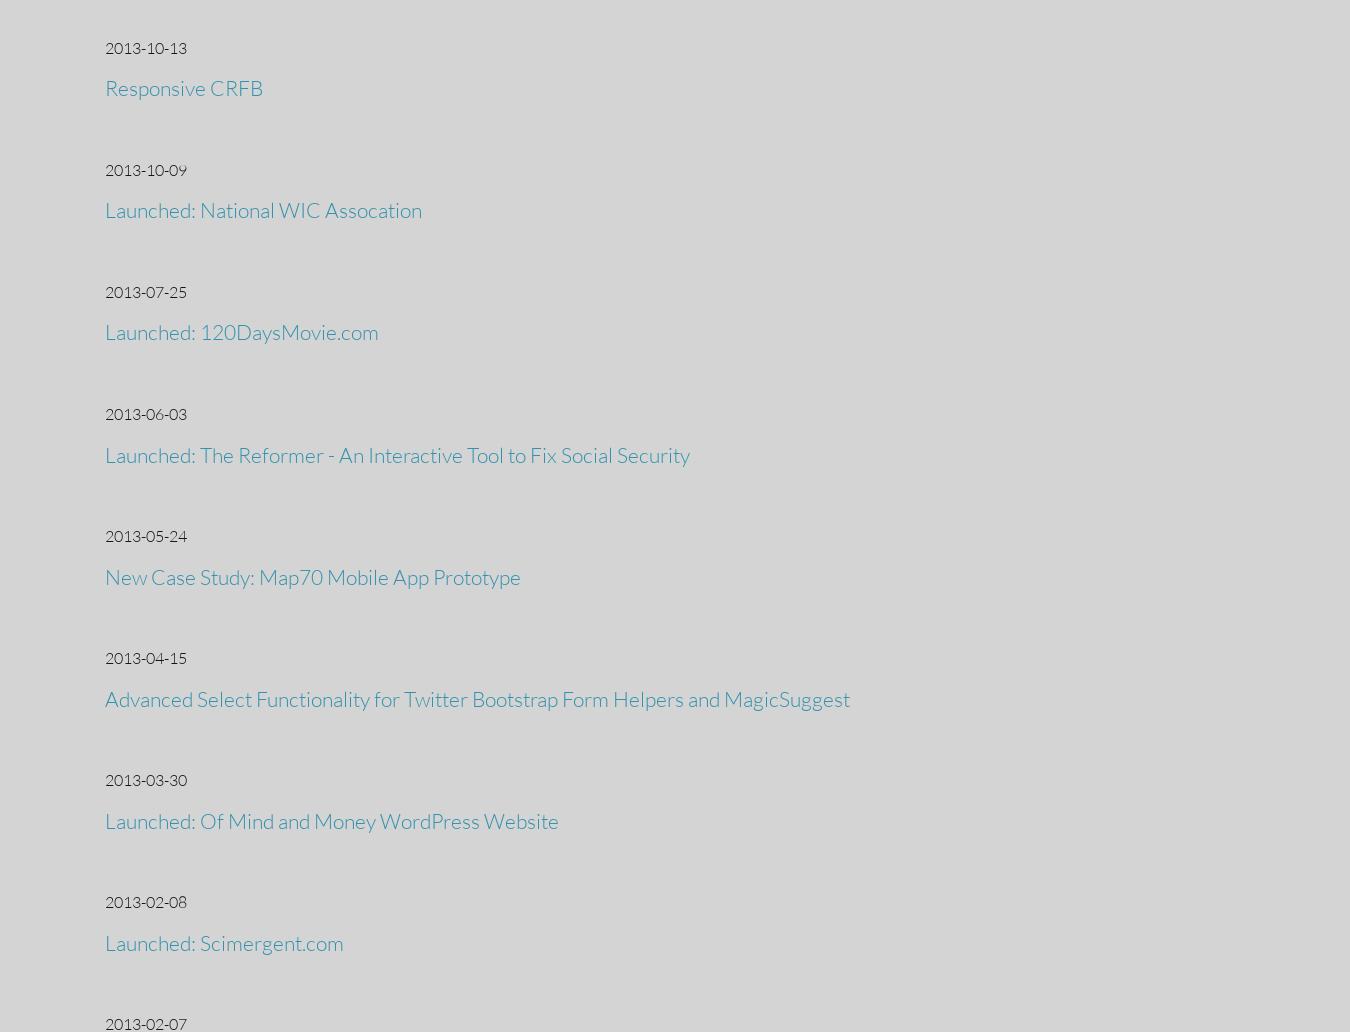 This screenshot has width=1350, height=1032. I want to click on '2013-05-24', so click(104, 536).